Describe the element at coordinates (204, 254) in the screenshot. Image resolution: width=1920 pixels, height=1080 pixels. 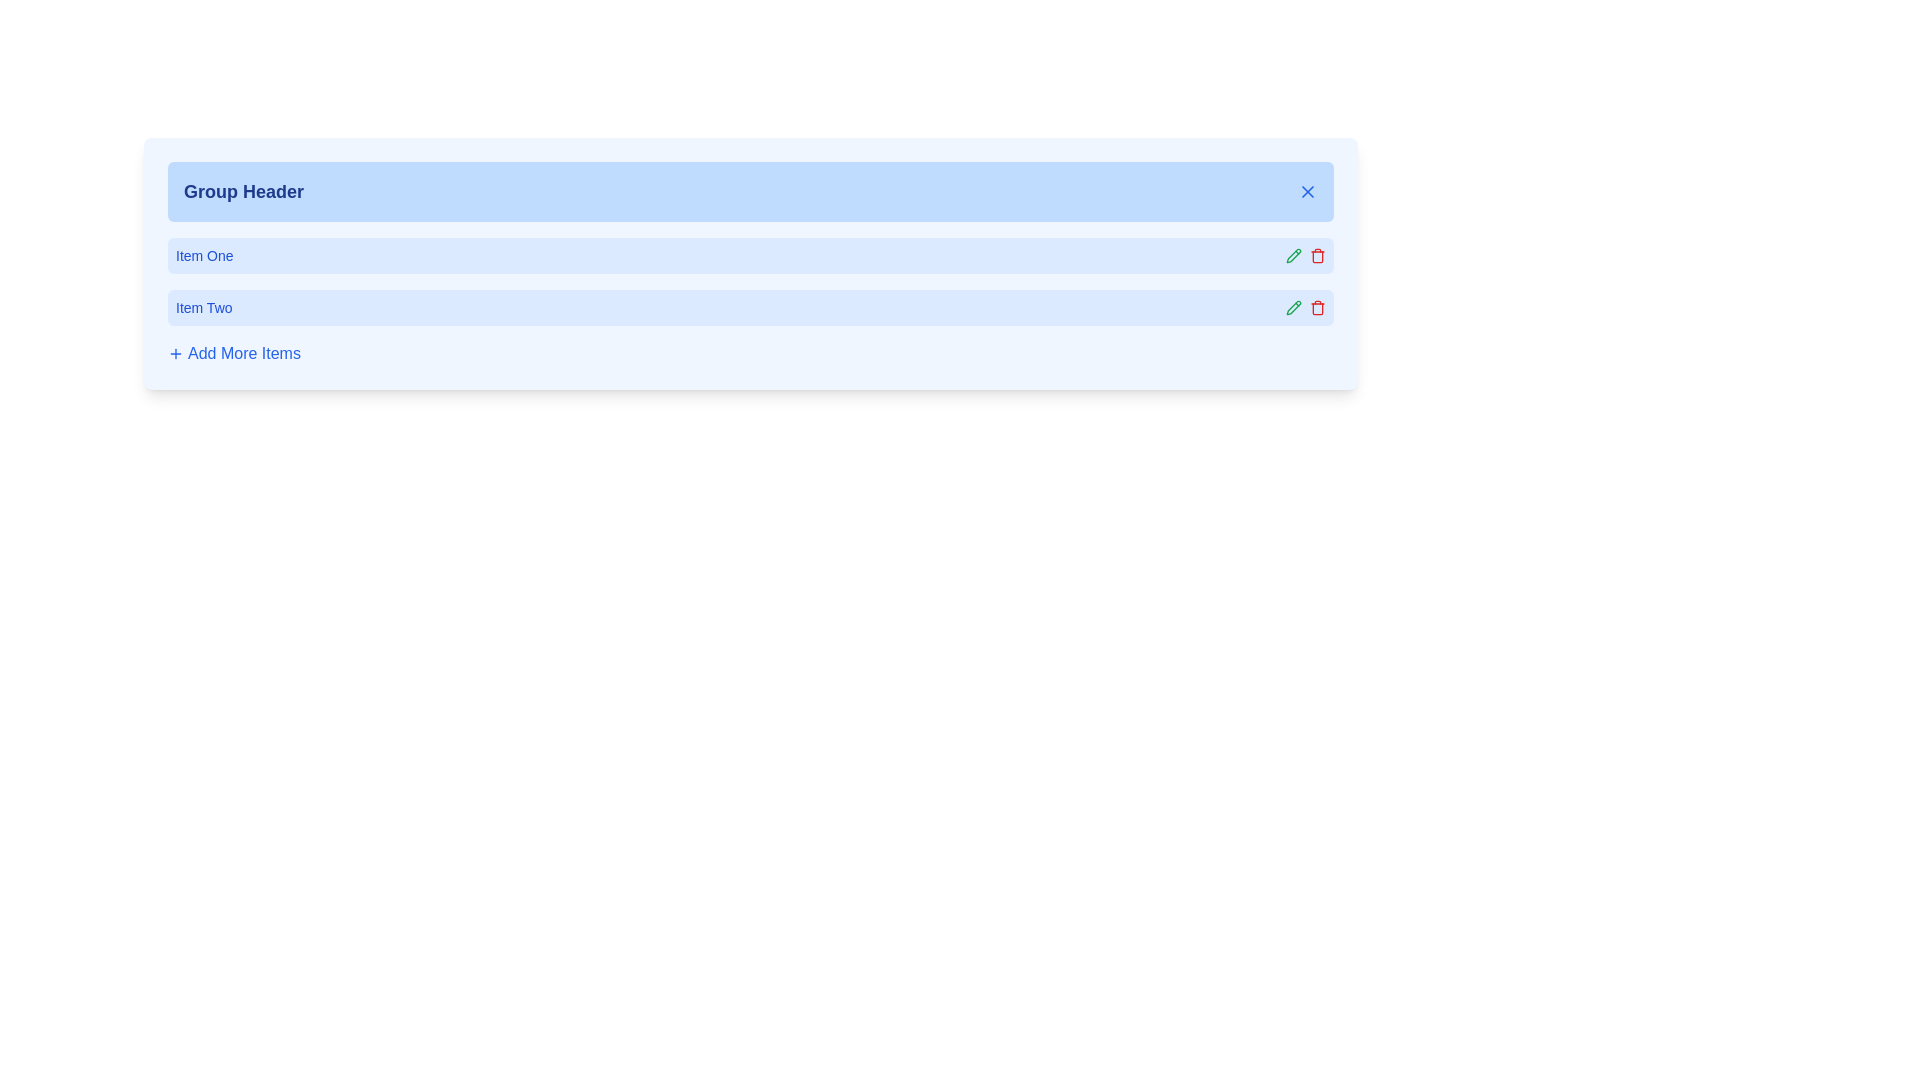
I see `the text label displaying 'Item One', which is styled in blue and located under the 'Group Header'` at that location.